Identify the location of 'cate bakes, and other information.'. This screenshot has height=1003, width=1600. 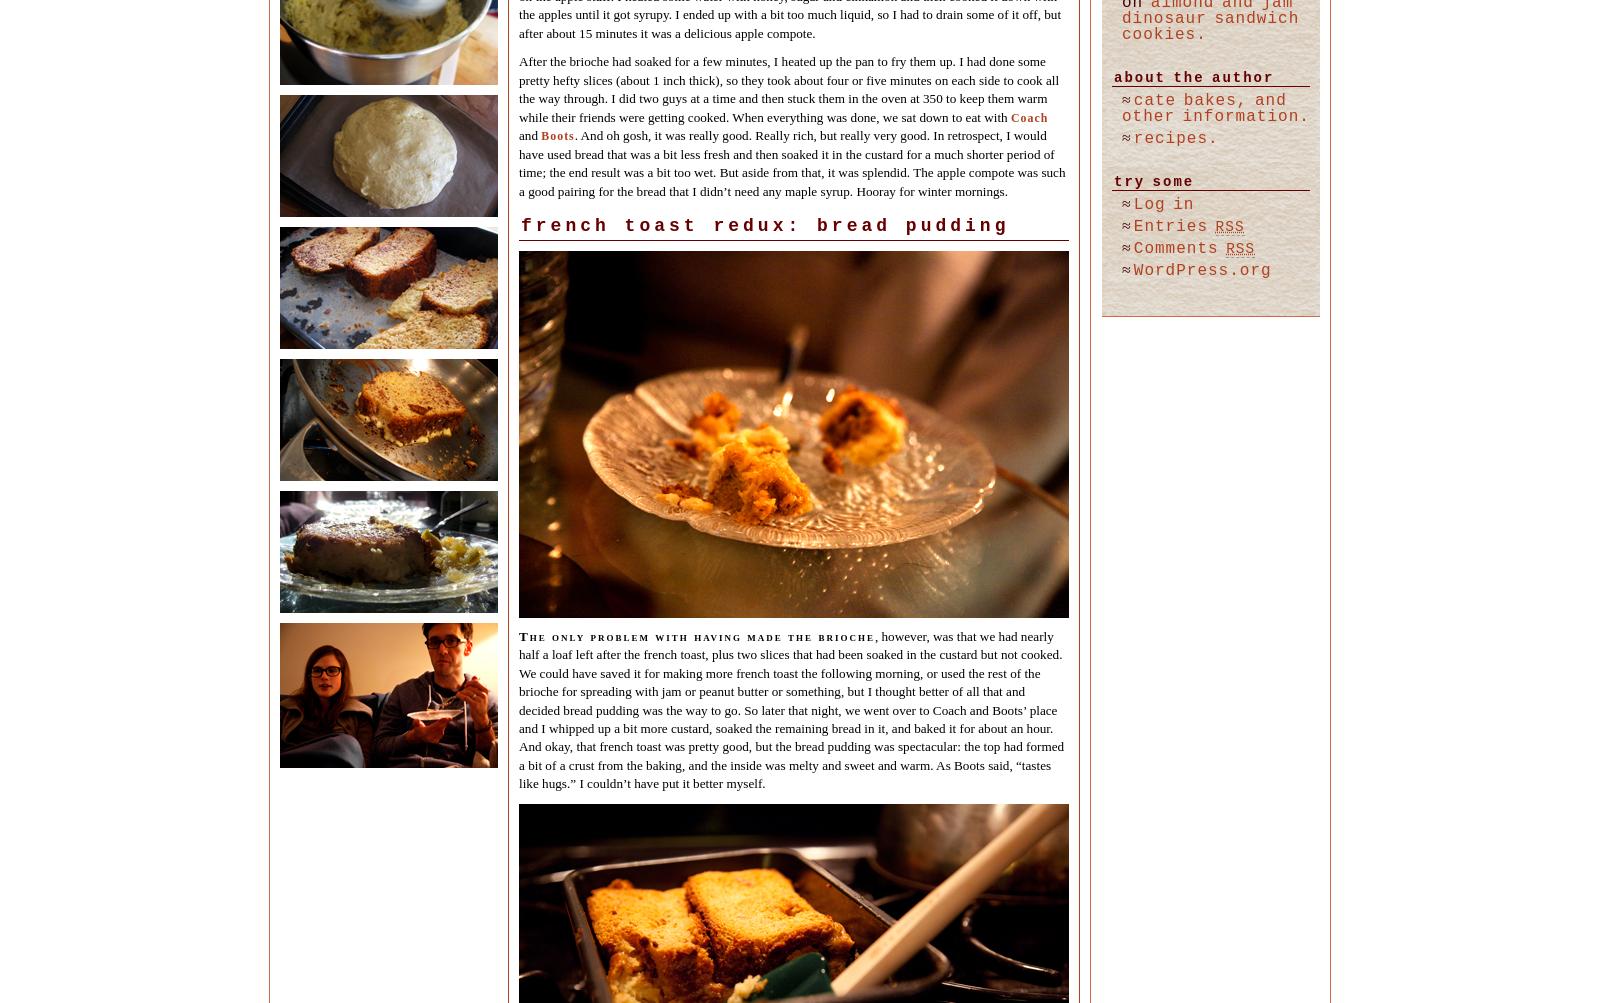
(1214, 108).